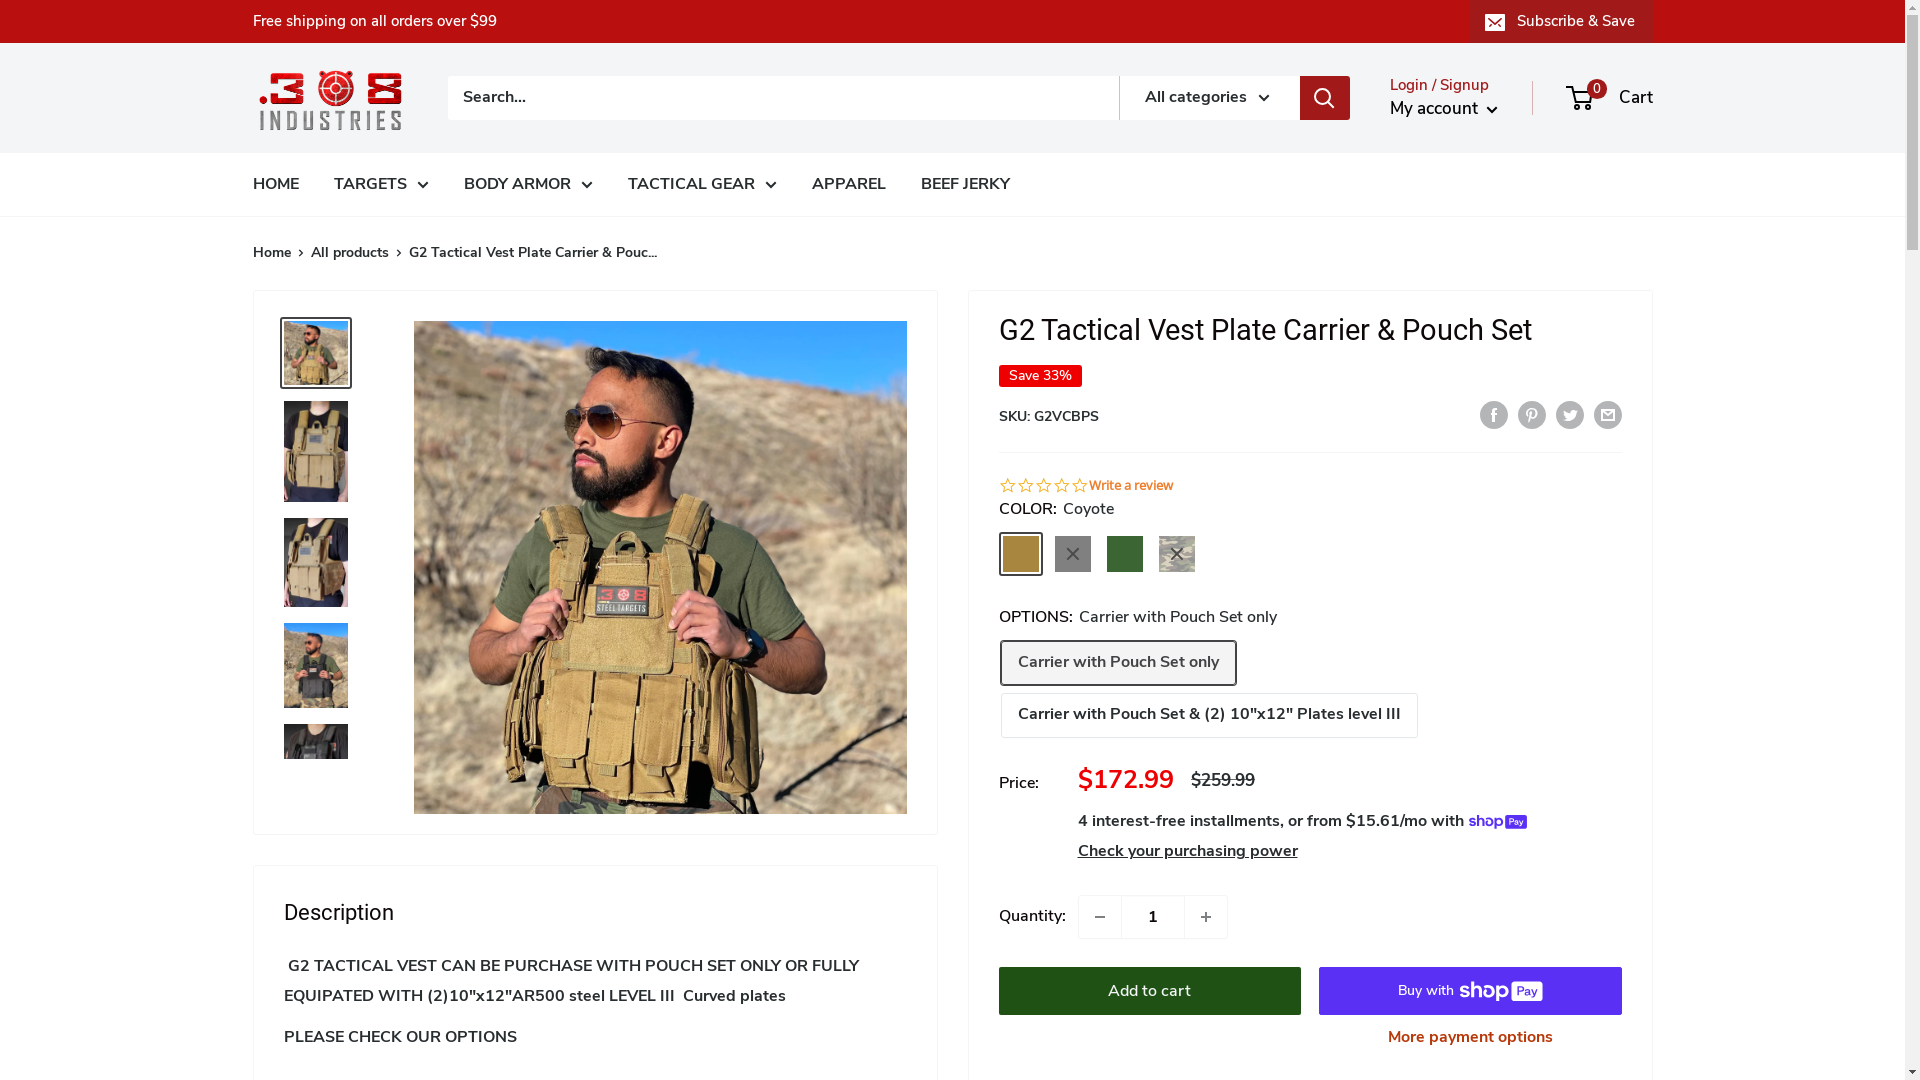 The image size is (1920, 1080). Describe the element at coordinates (528, 185) in the screenshot. I see `'BODY ARMOR'` at that location.